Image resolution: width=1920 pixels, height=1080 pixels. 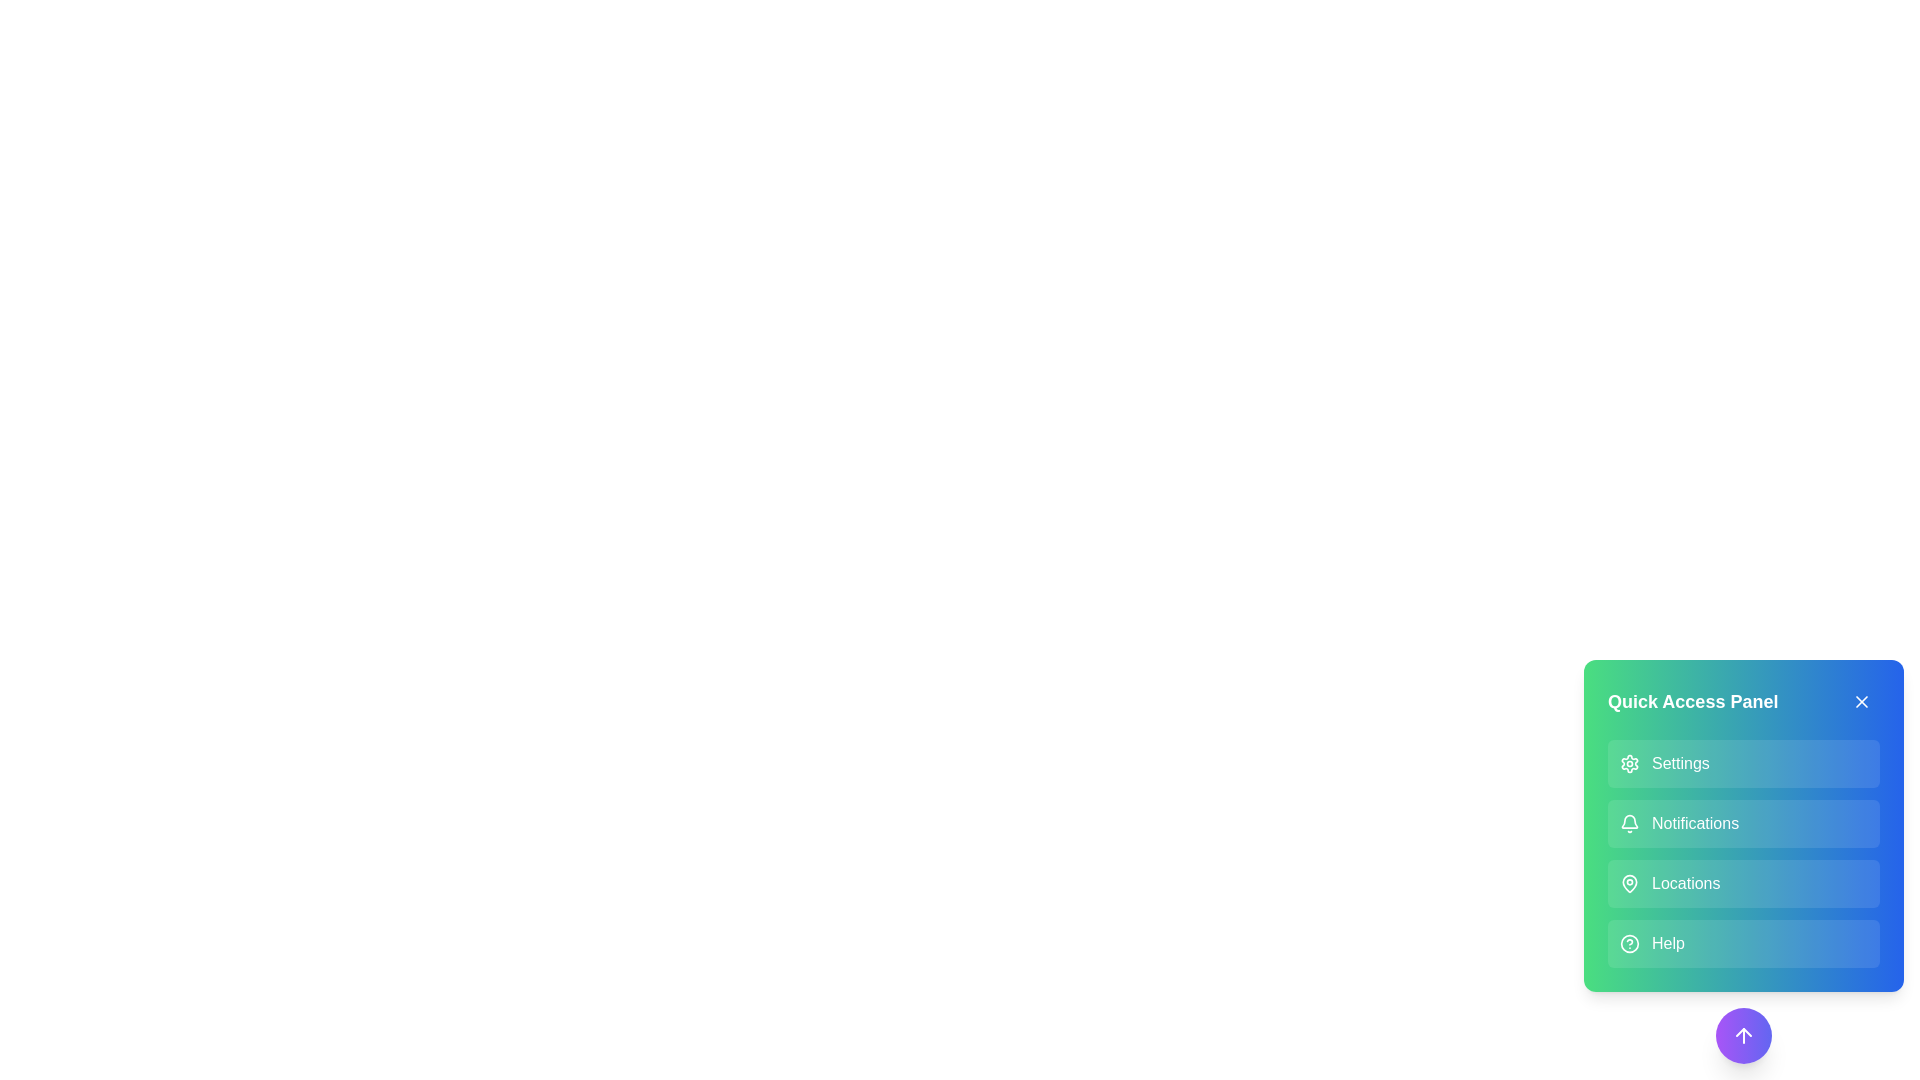 What do you see at coordinates (1742, 824) in the screenshot?
I see `the notifications button located in the Quick Access Panel, which is the second item in the vertical list` at bounding box center [1742, 824].